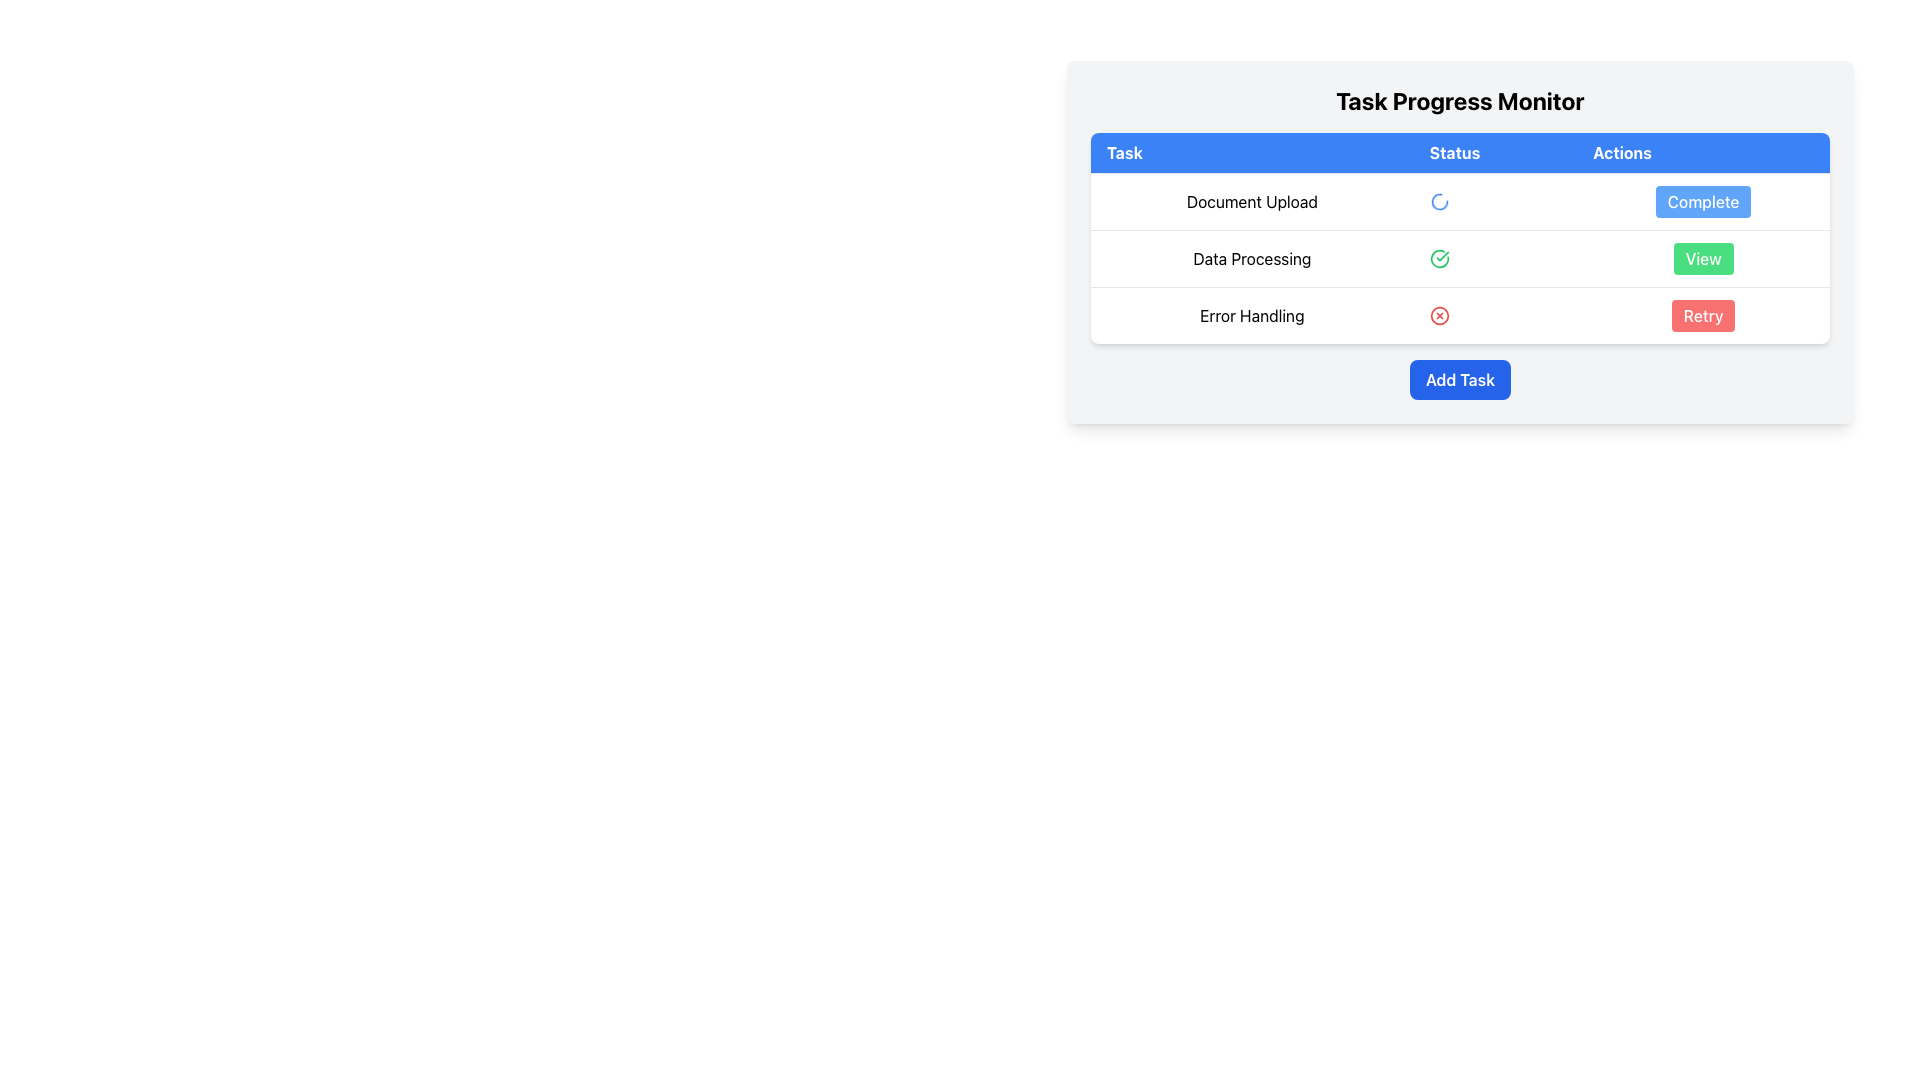 This screenshot has height=1080, width=1920. I want to click on the green 'View' button with rounded corners located in the 'Actions' column of the 'Data Processing' row, so click(1702, 257).